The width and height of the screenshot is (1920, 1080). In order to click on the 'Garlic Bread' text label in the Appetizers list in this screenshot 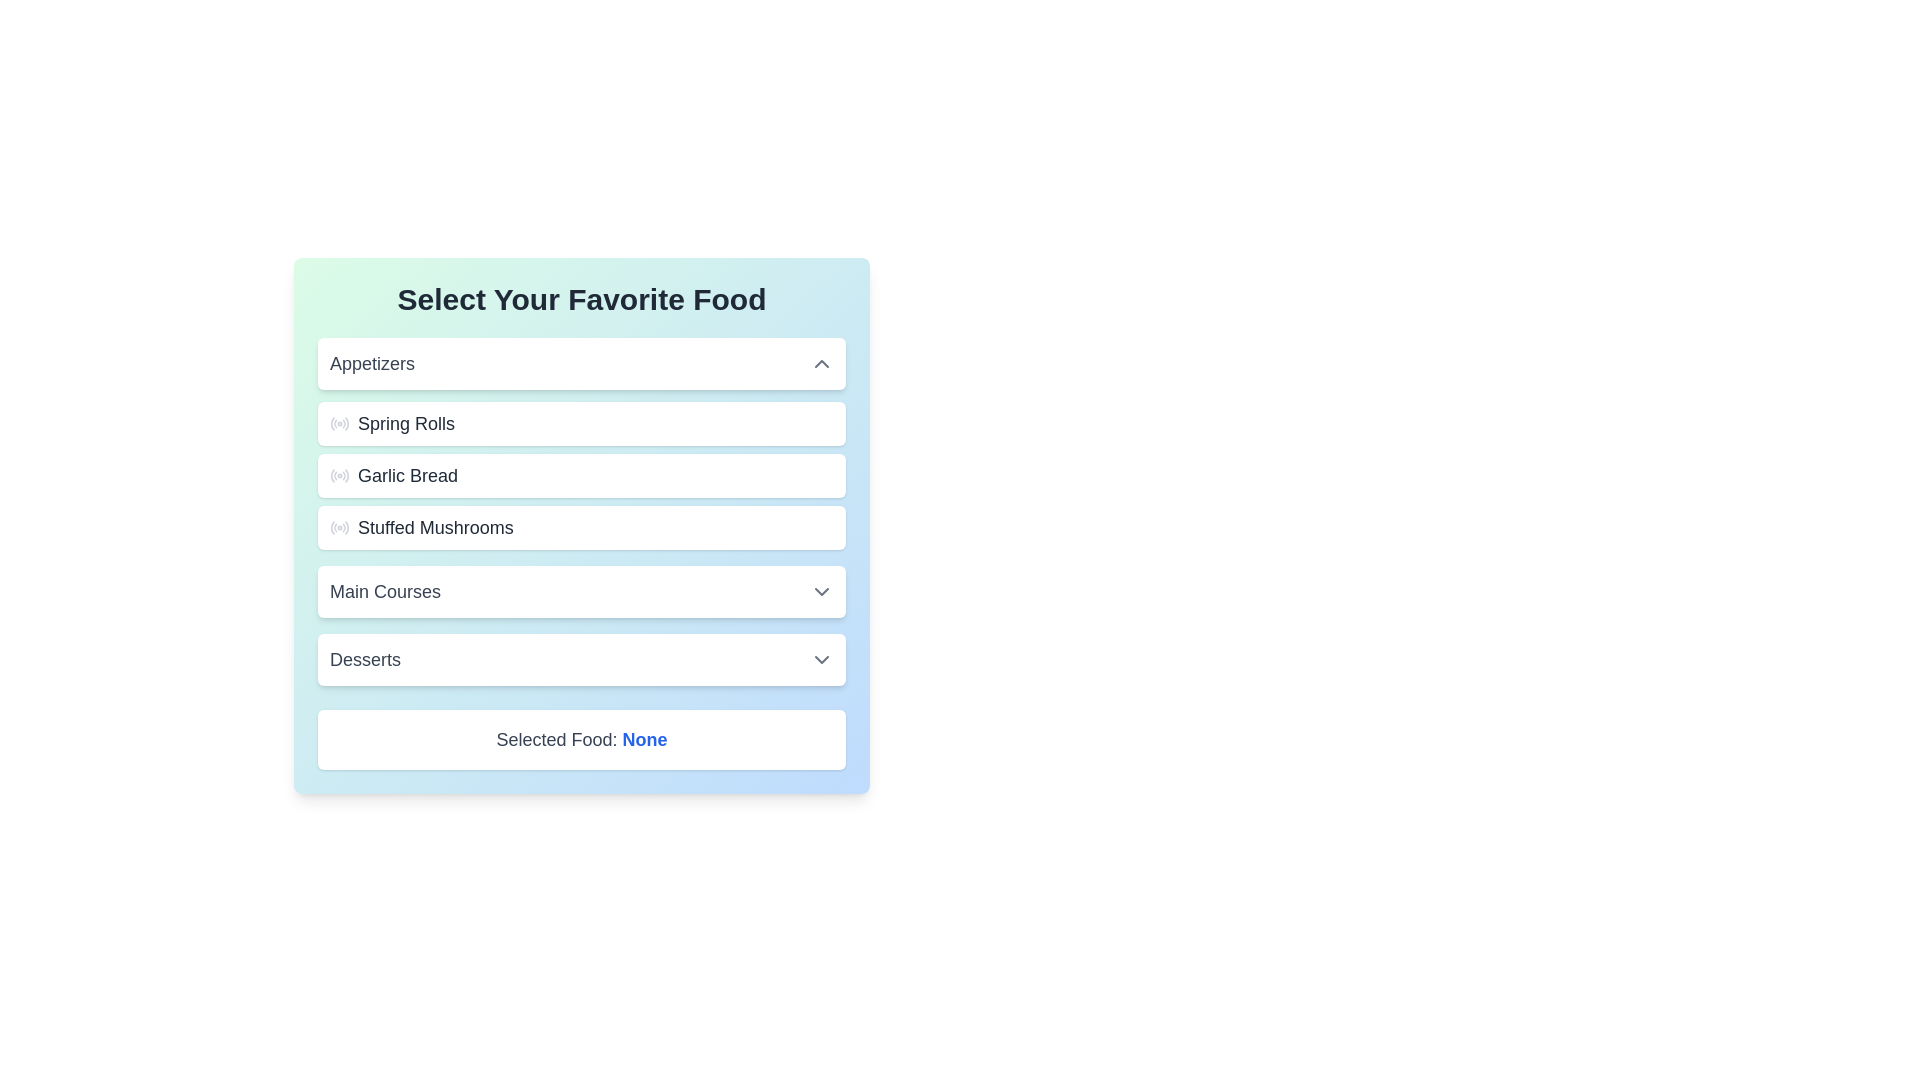, I will do `click(407, 475)`.